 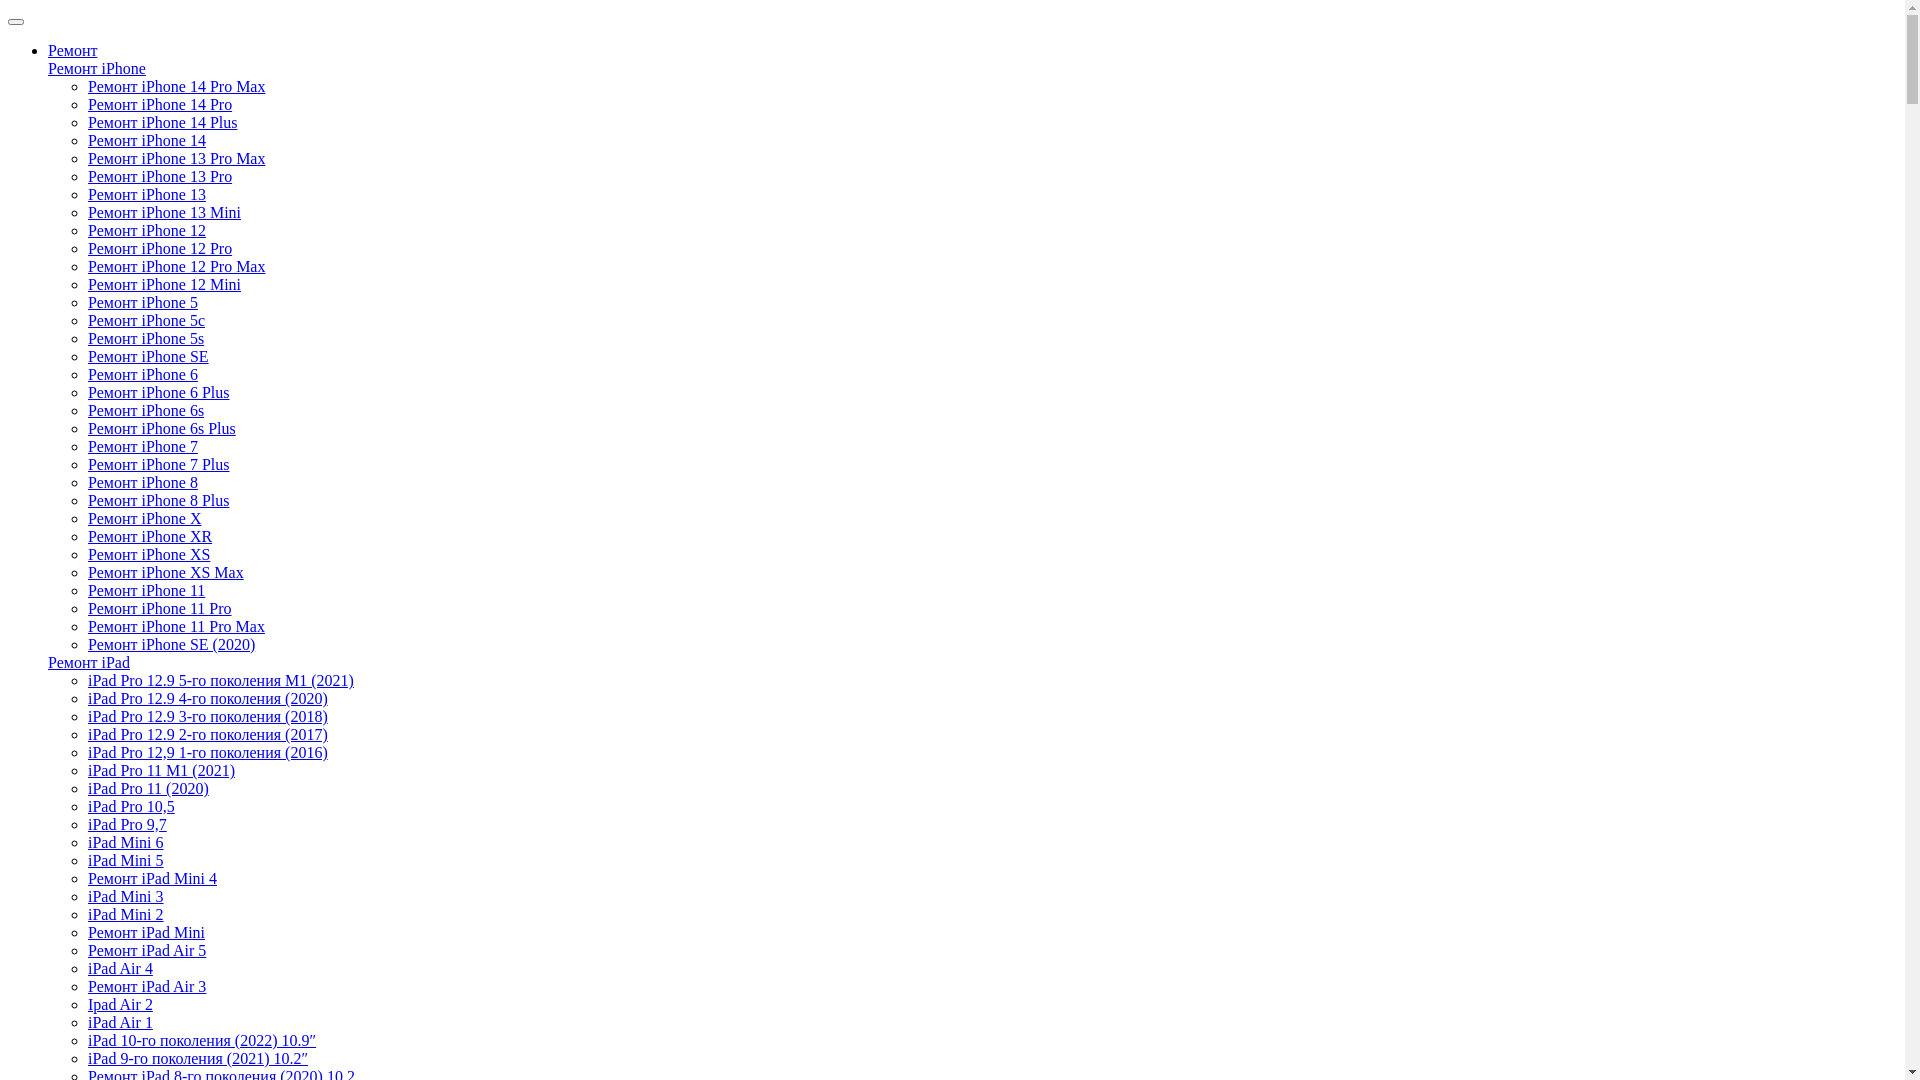 I want to click on 'iPad Air 4', so click(x=119, y=967).